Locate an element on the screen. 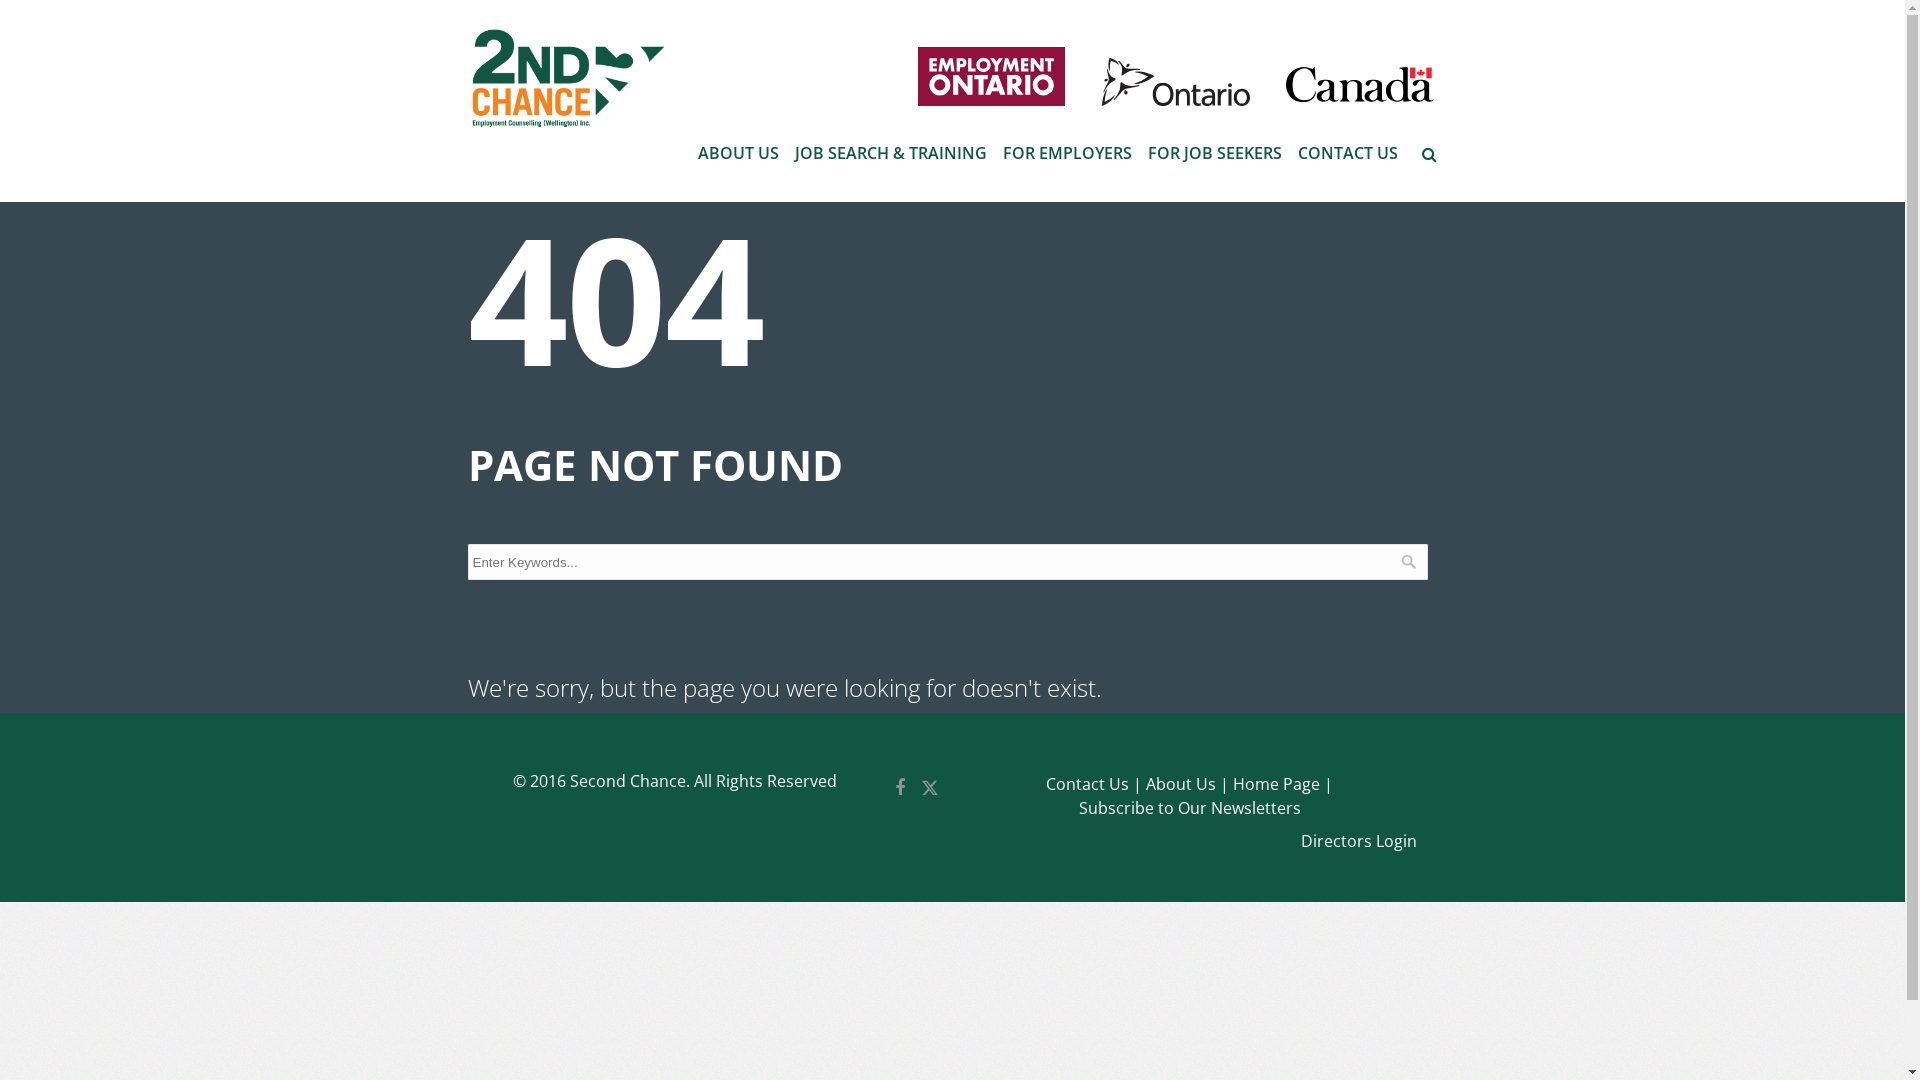  'About Us' is located at coordinates (1187, 783).